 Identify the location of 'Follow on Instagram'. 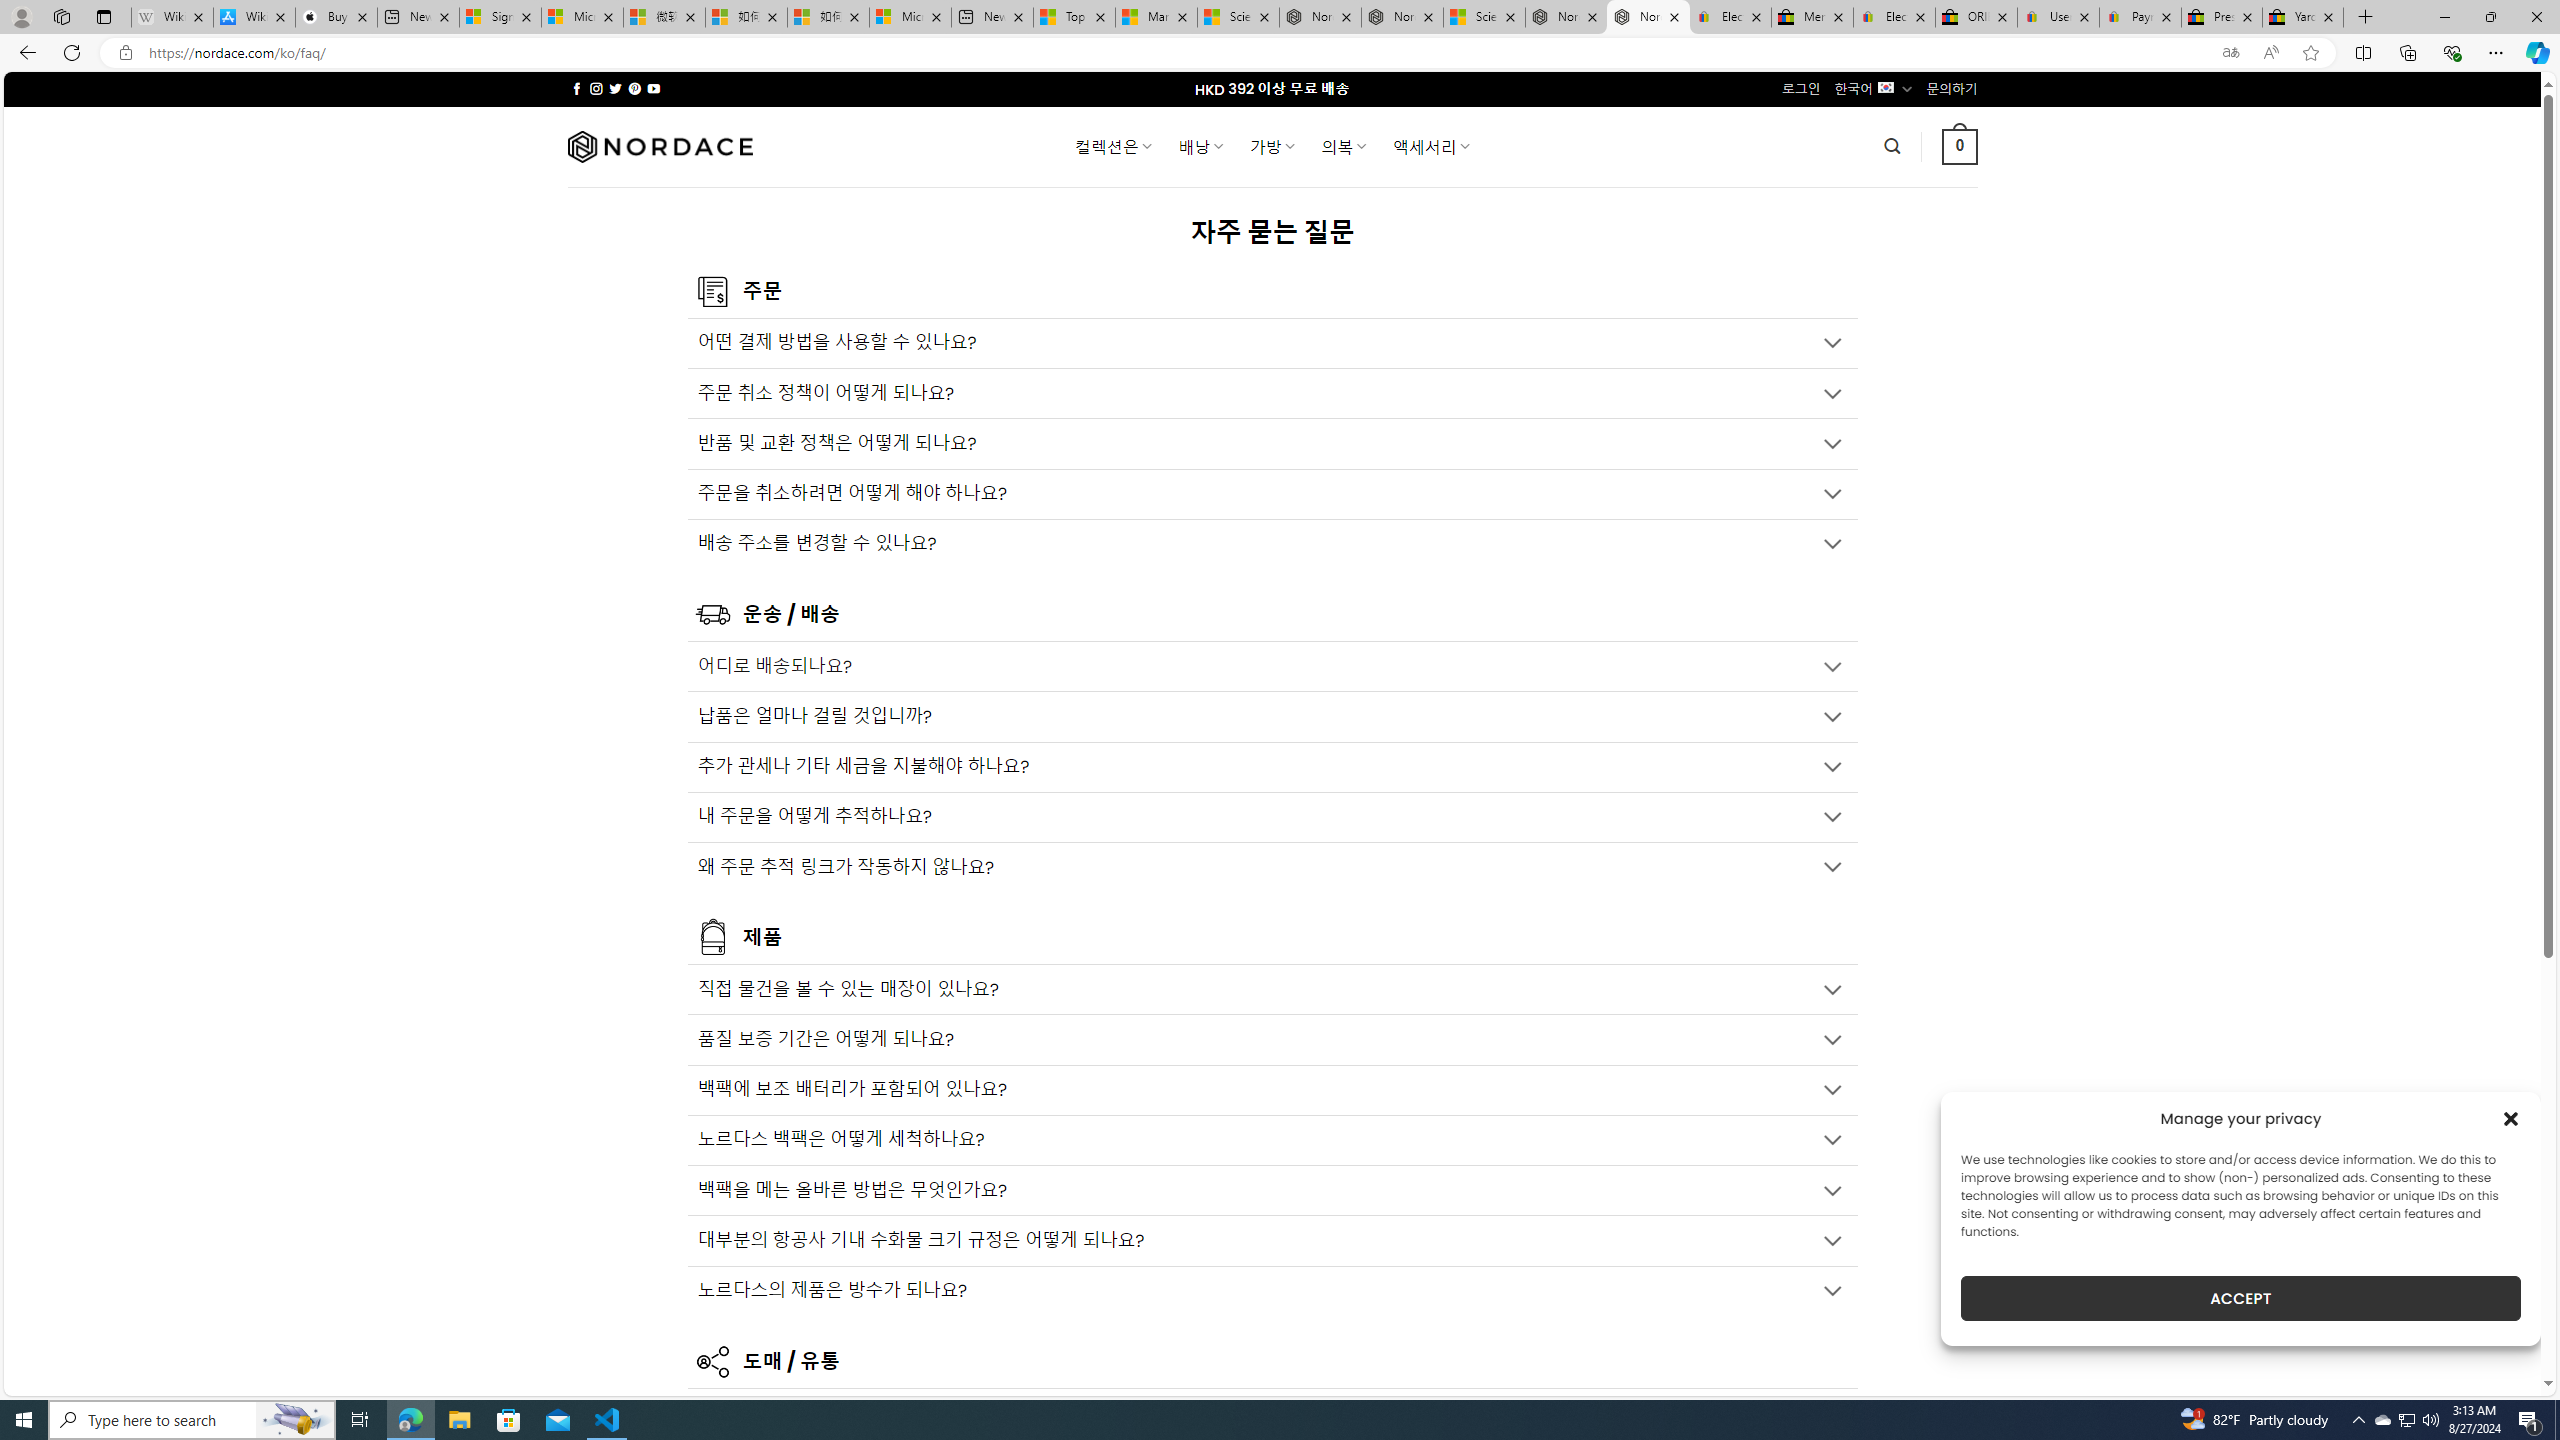
(595, 88).